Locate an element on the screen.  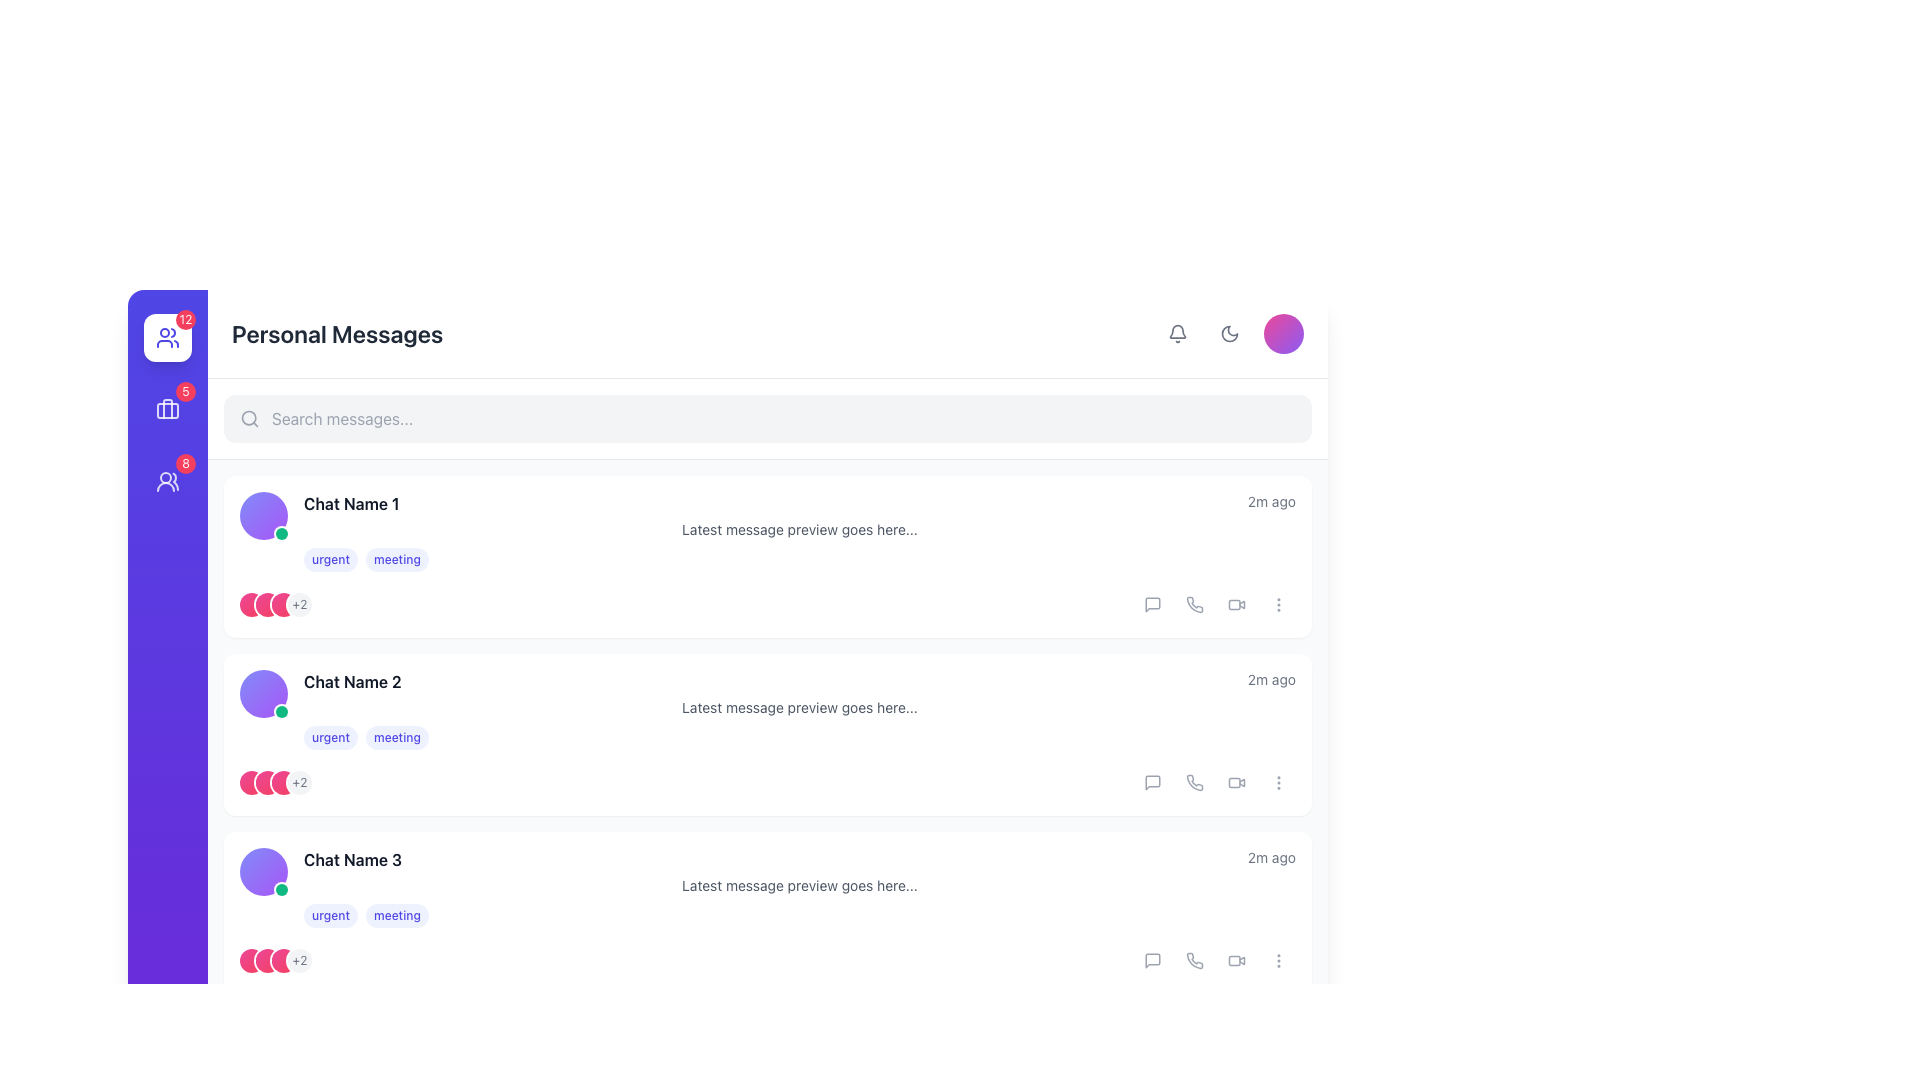
the badge-style text component displaying 'meeting' in lowercase blue text, which is centered within a light blue rounded rectangle is located at coordinates (397, 737).